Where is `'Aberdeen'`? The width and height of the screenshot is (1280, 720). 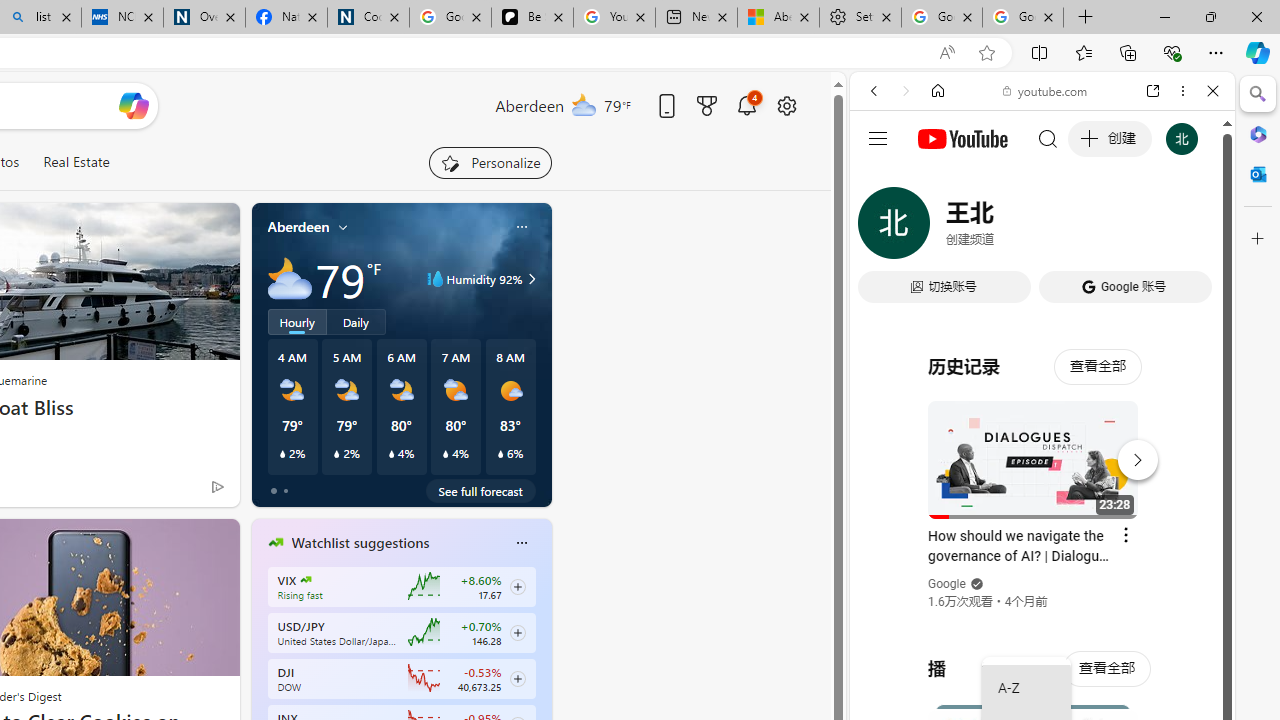
'Aberdeen' is located at coordinates (297, 226).